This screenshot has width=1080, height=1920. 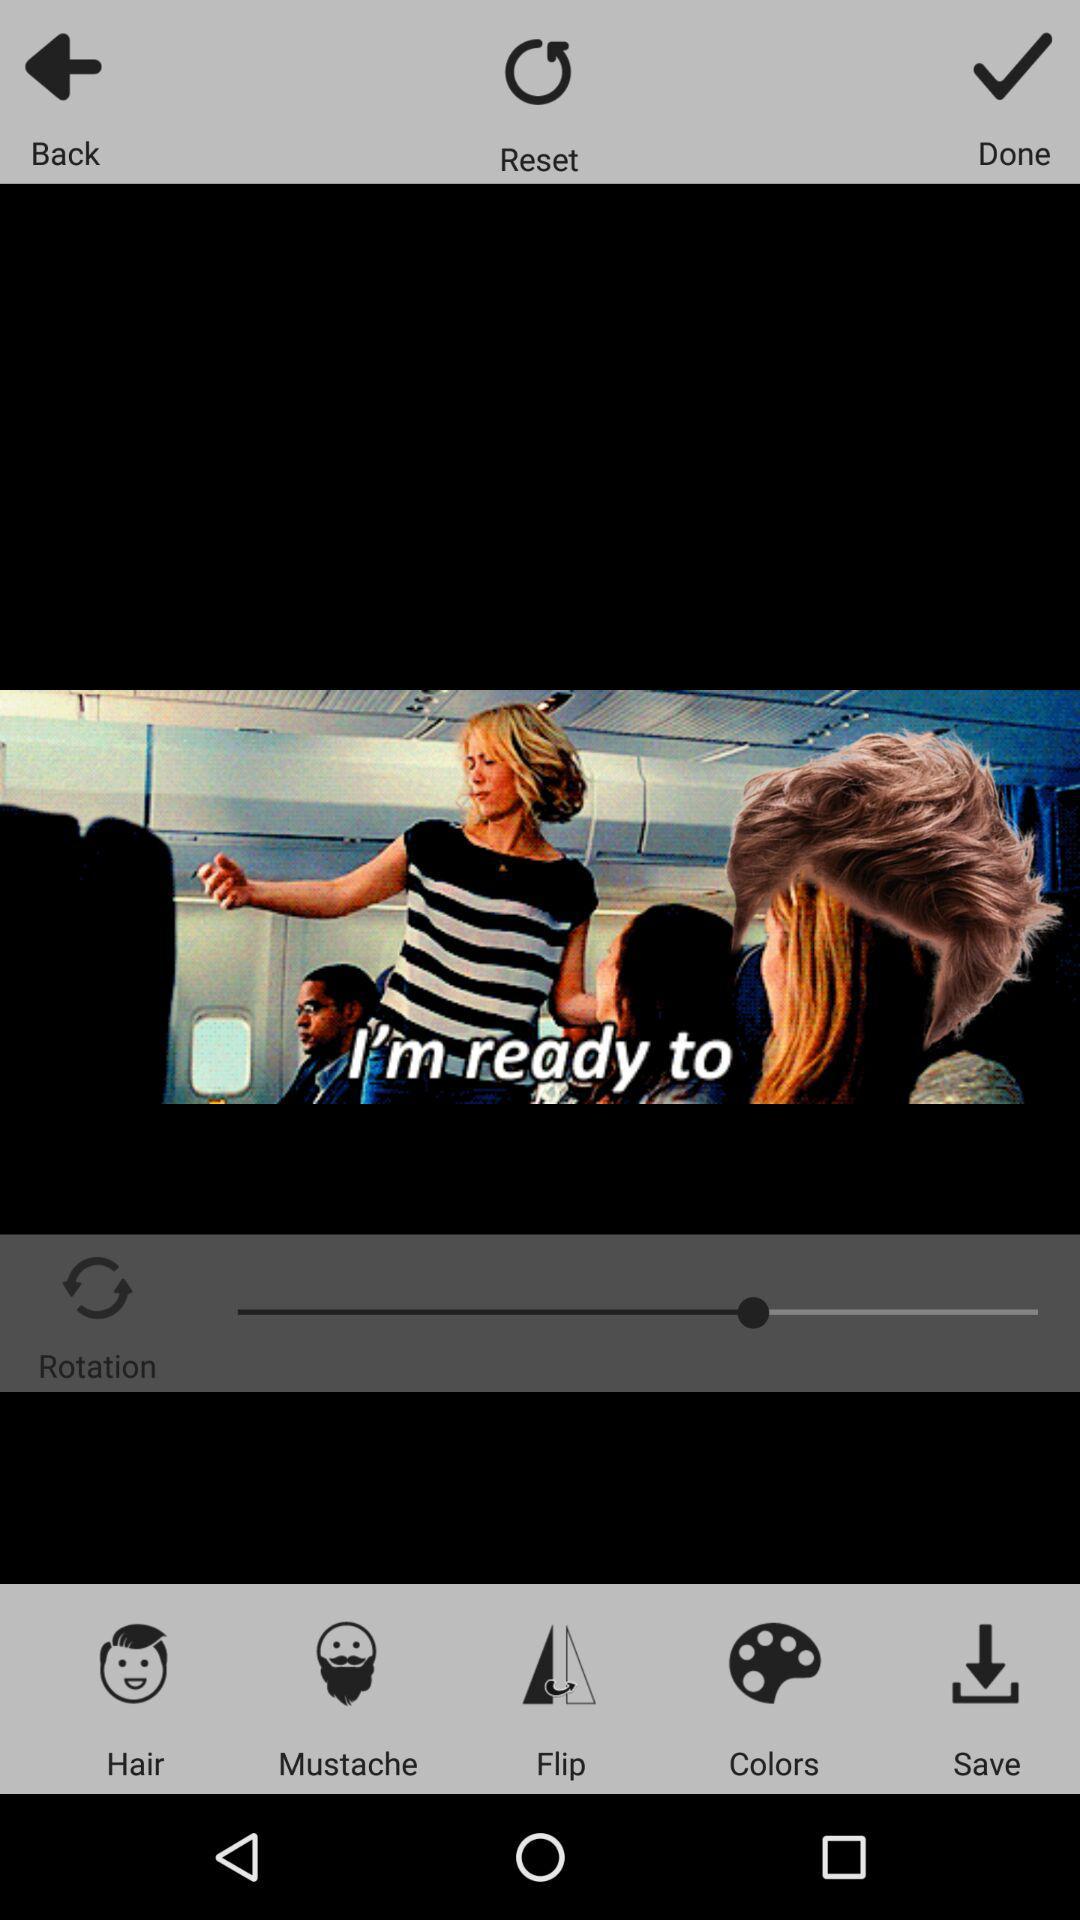 What do you see at coordinates (64, 65) in the screenshot?
I see `the arrow_backward icon` at bounding box center [64, 65].